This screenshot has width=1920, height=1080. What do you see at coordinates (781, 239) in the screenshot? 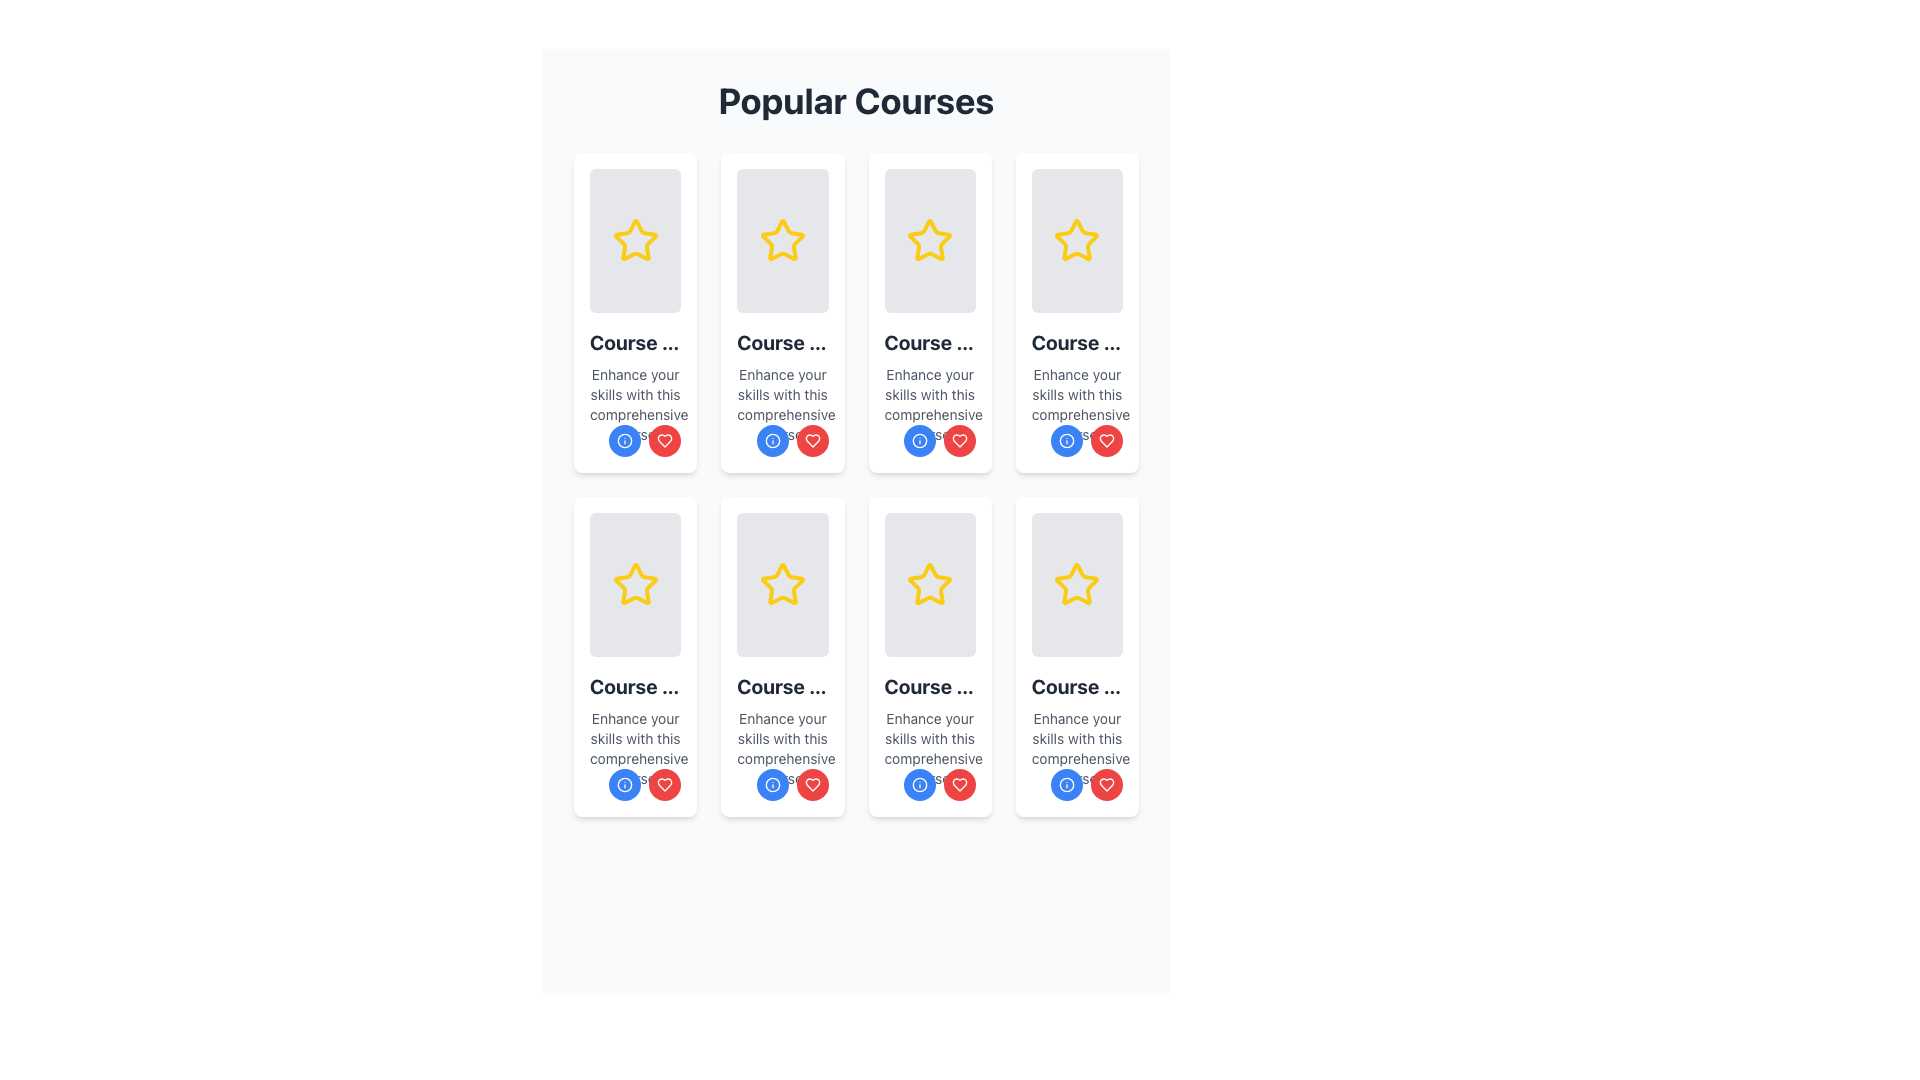
I see `the yellow star icon with a hollow interior, which is located in the second card of the first row under the 'Popular Courses' header` at bounding box center [781, 239].